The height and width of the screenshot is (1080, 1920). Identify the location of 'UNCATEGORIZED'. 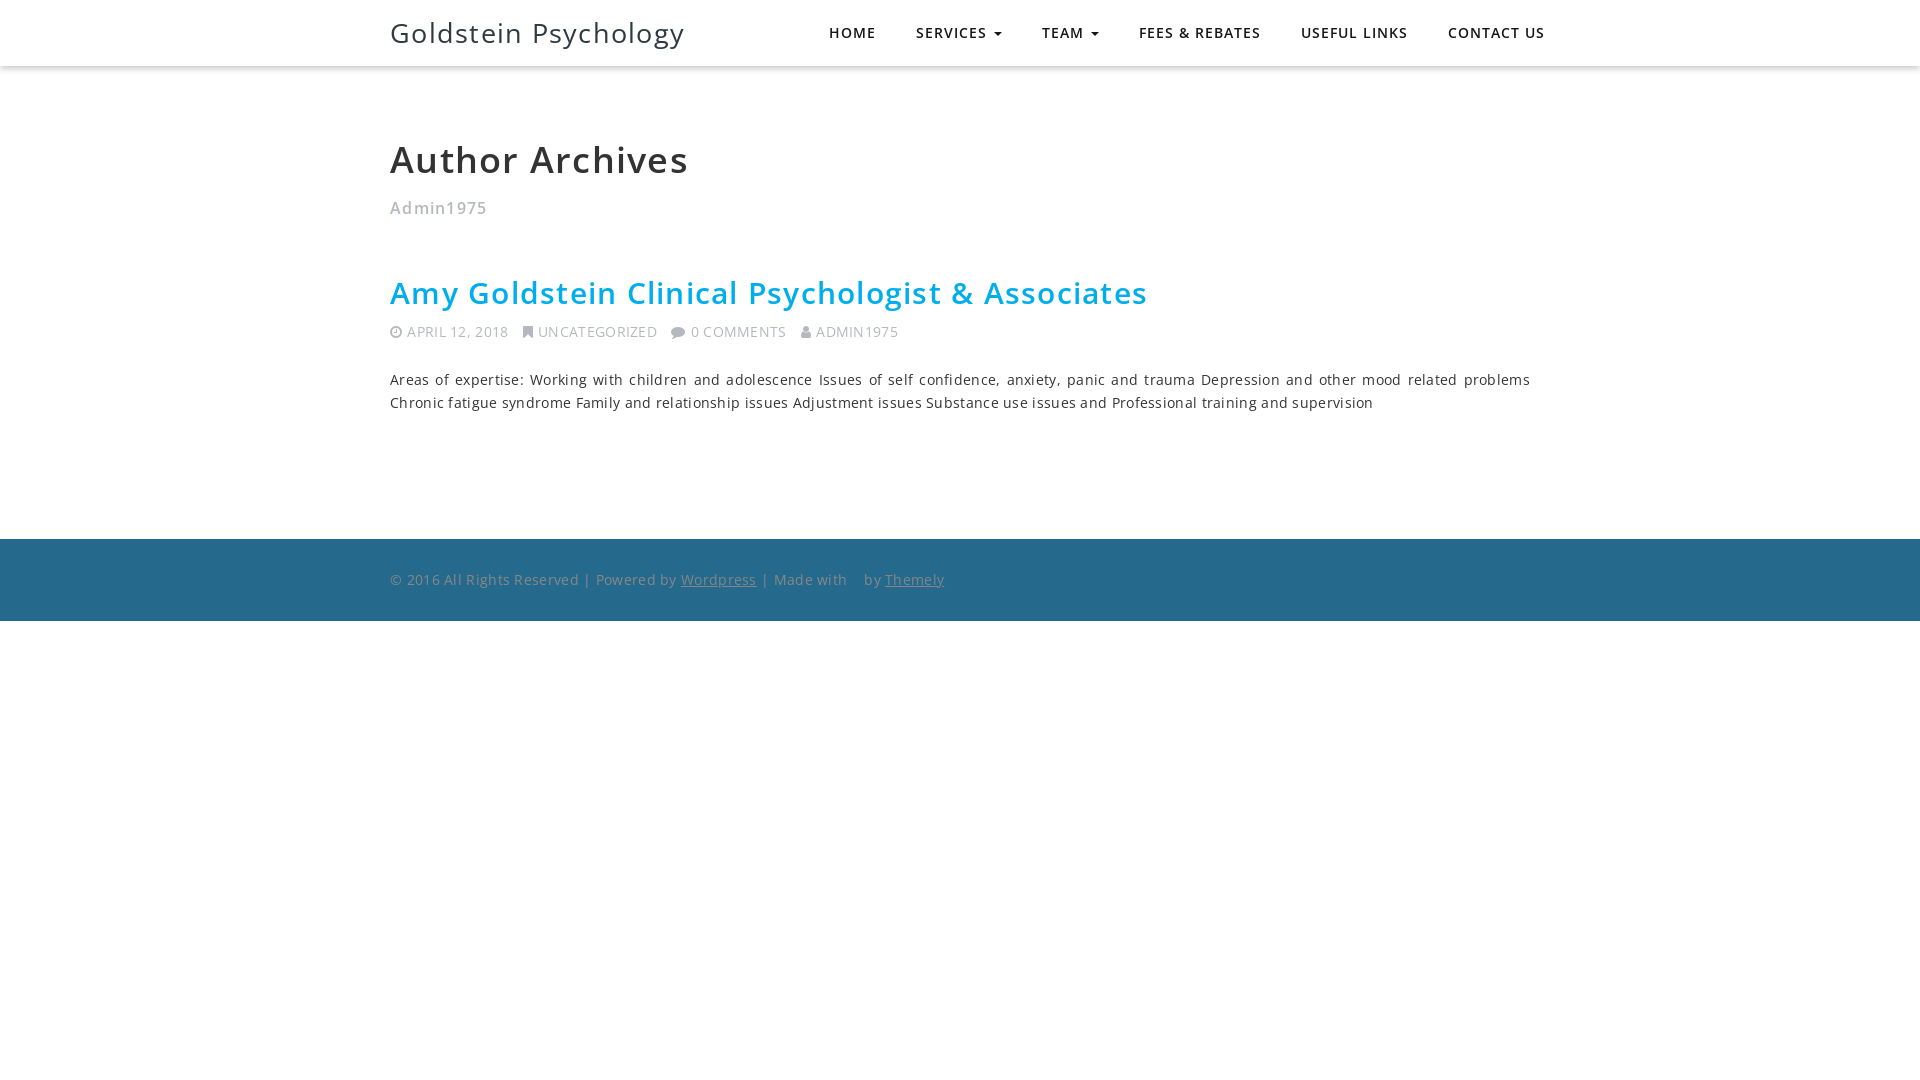
(596, 330).